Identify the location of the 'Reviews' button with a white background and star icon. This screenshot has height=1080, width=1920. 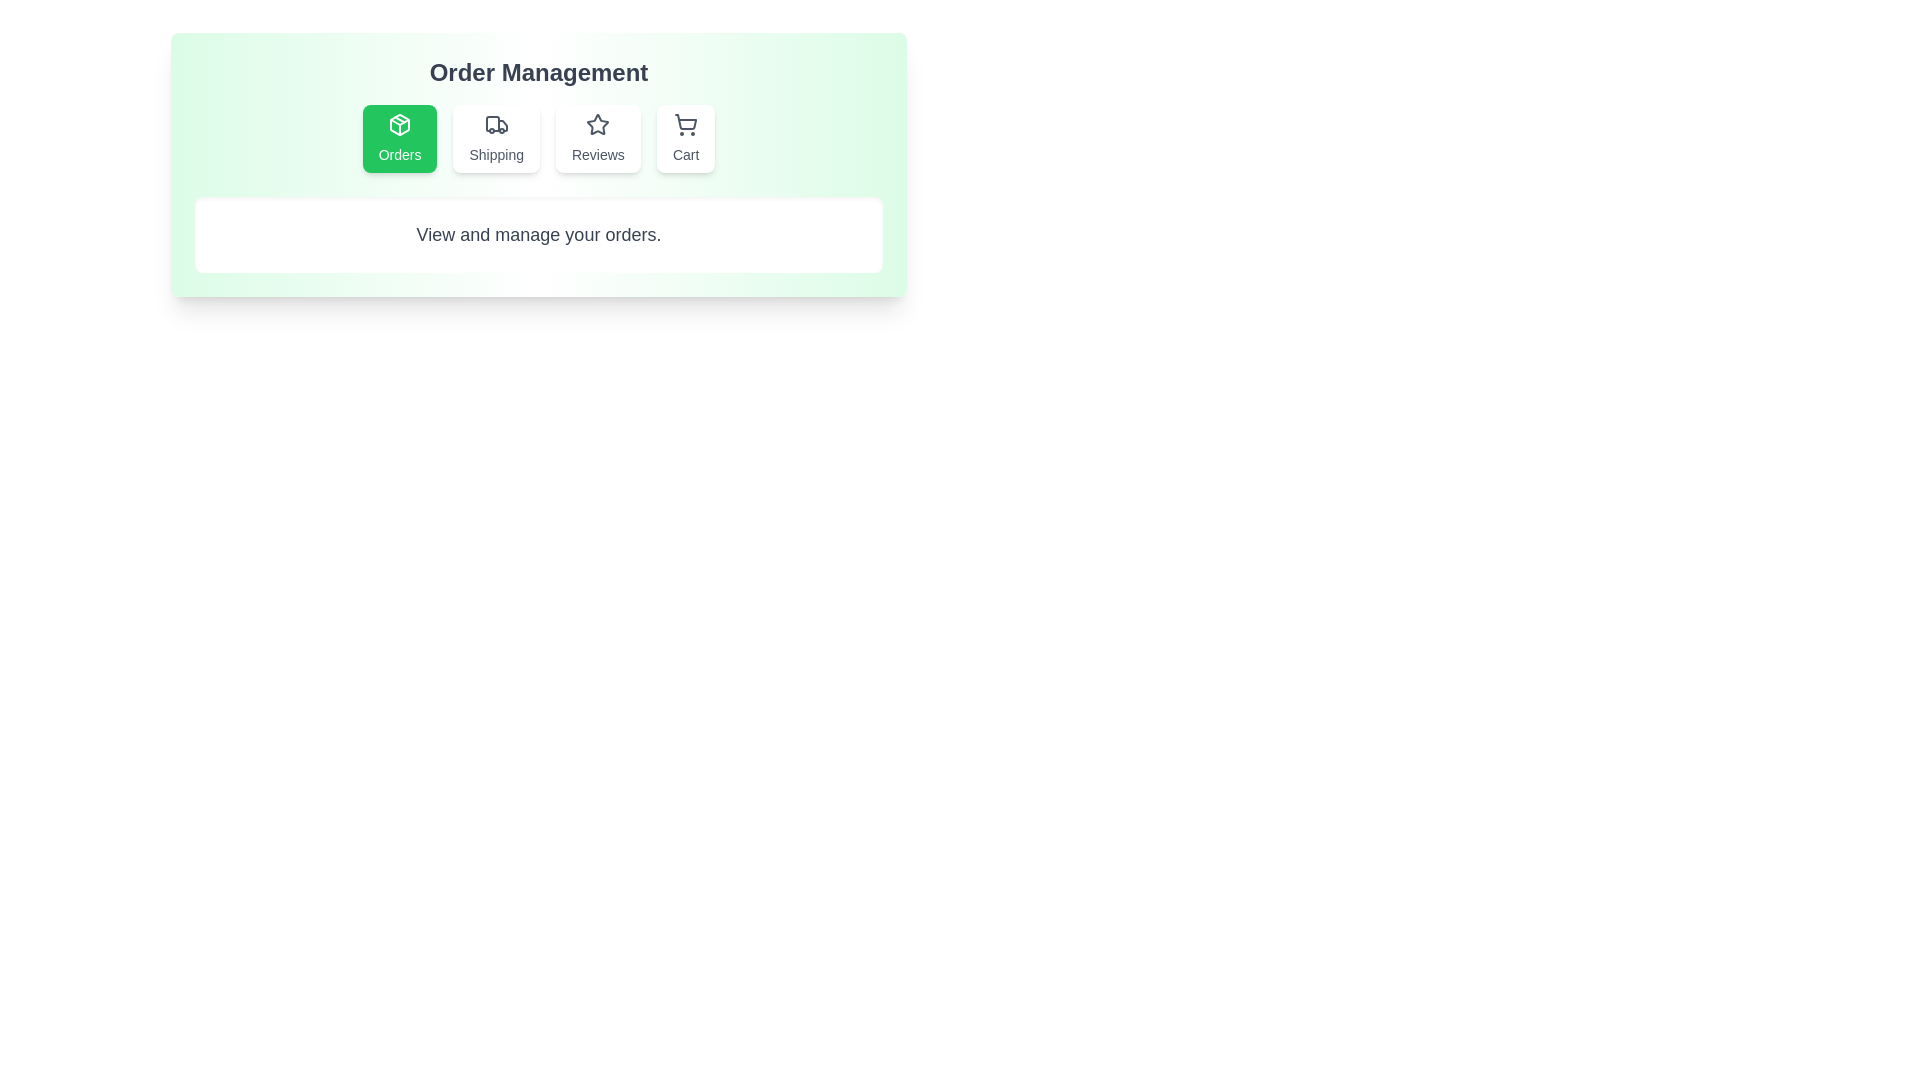
(597, 137).